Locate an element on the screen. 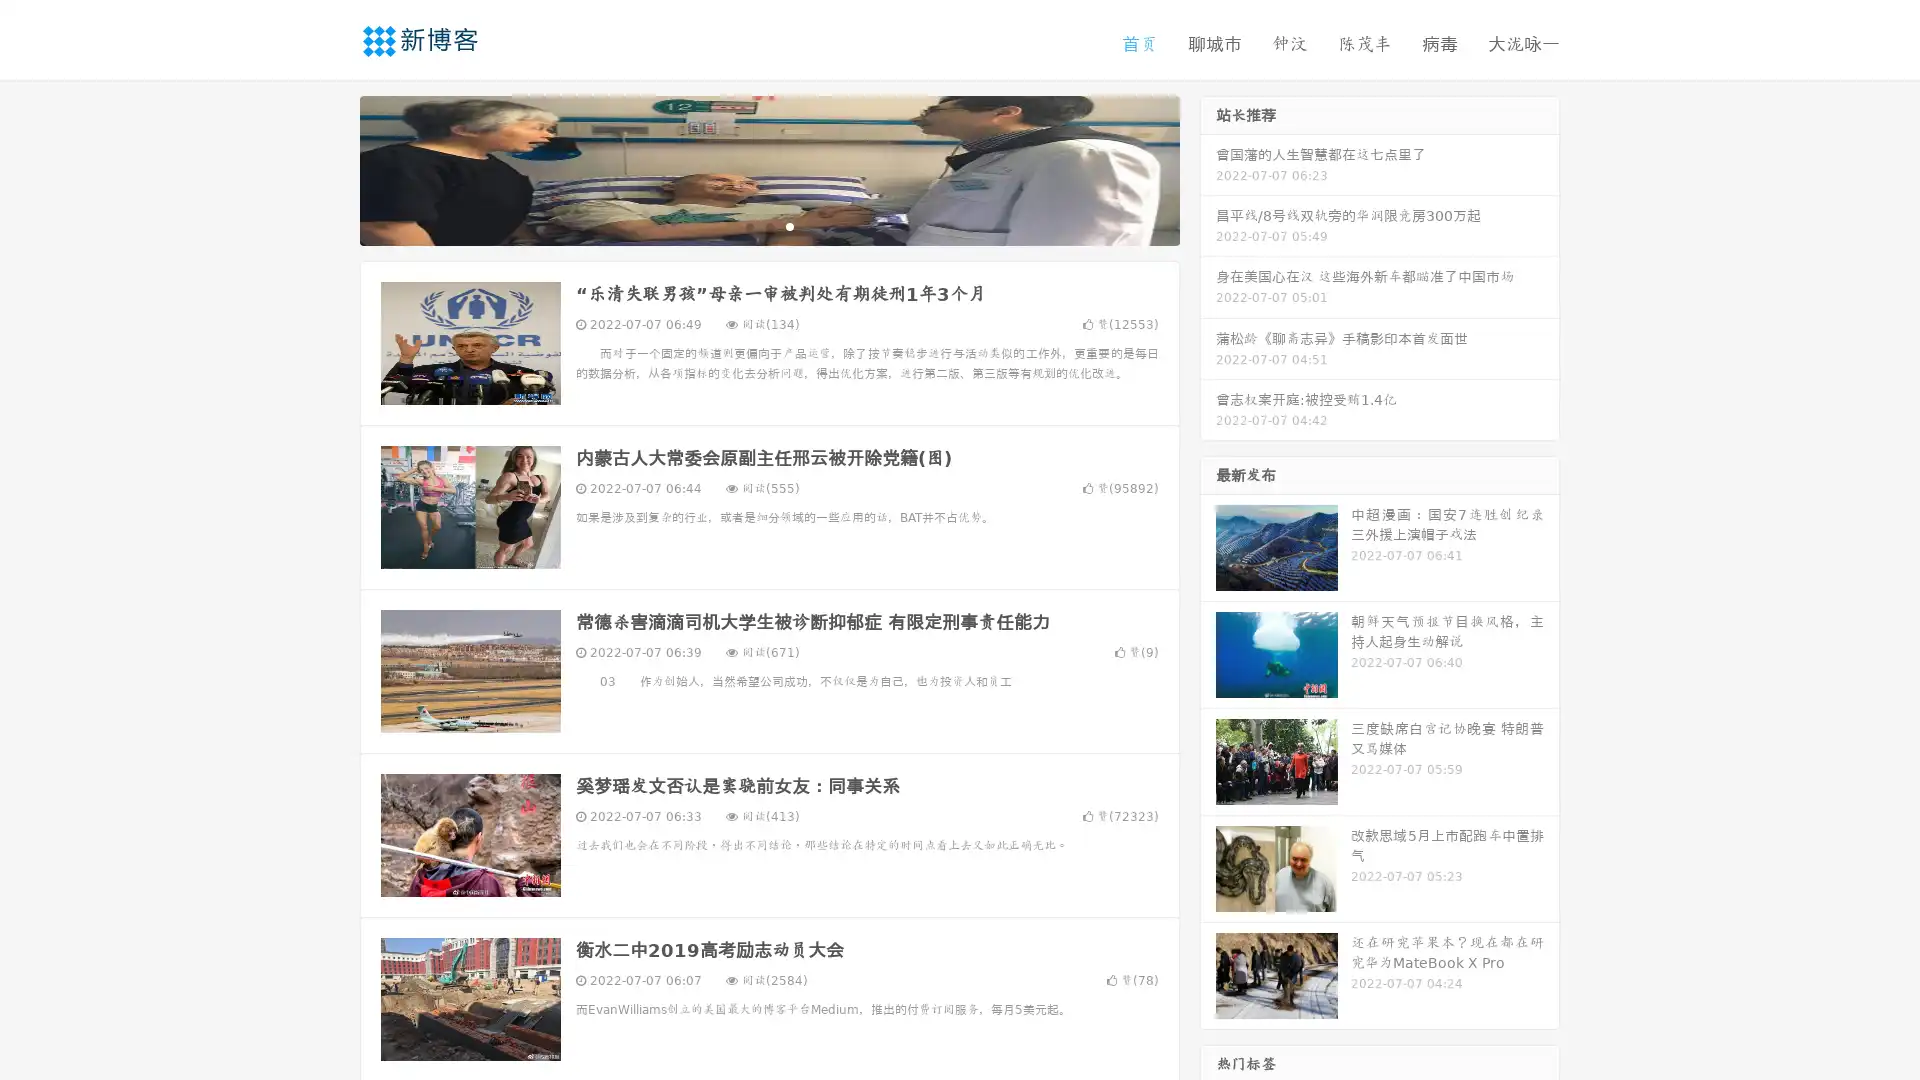  Go to slide 1 is located at coordinates (748, 225).